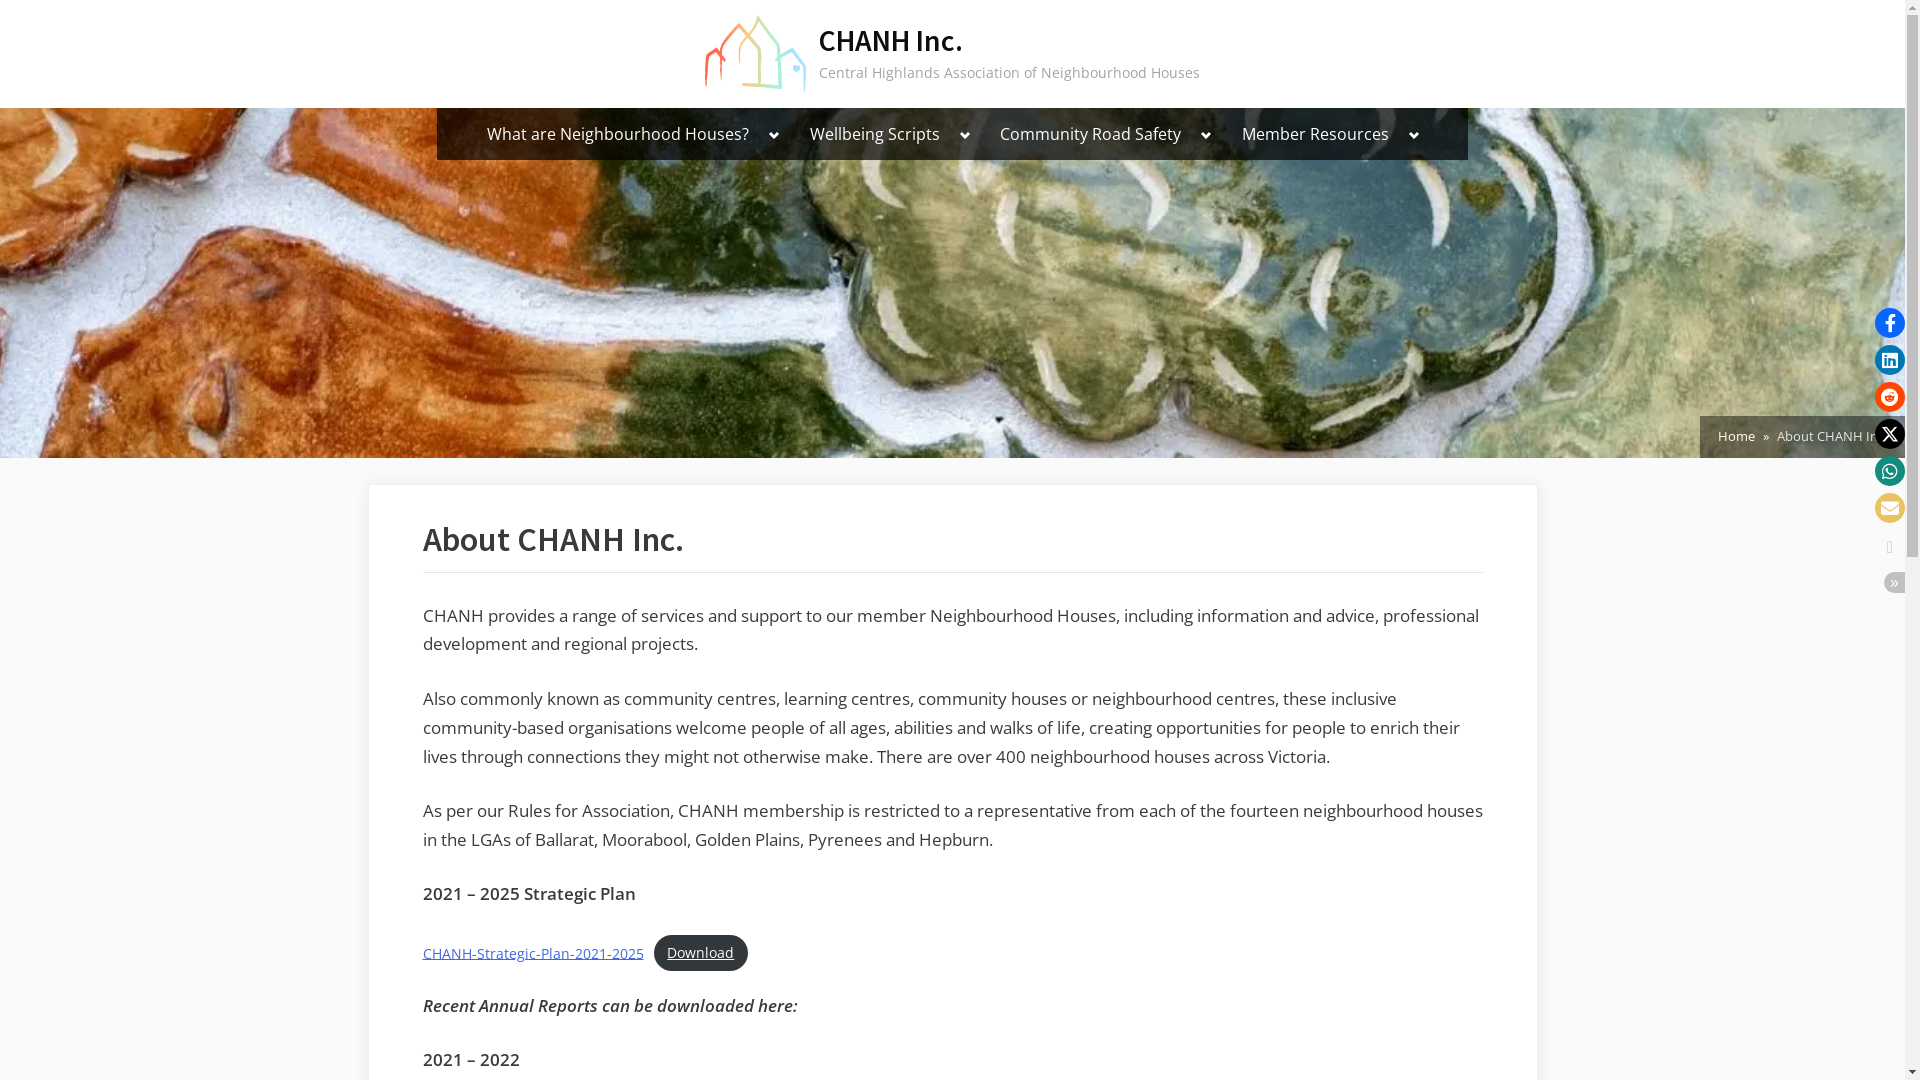  What do you see at coordinates (532, 951) in the screenshot?
I see `'CHANH-Strategic-Plan-2021-2025'` at bounding box center [532, 951].